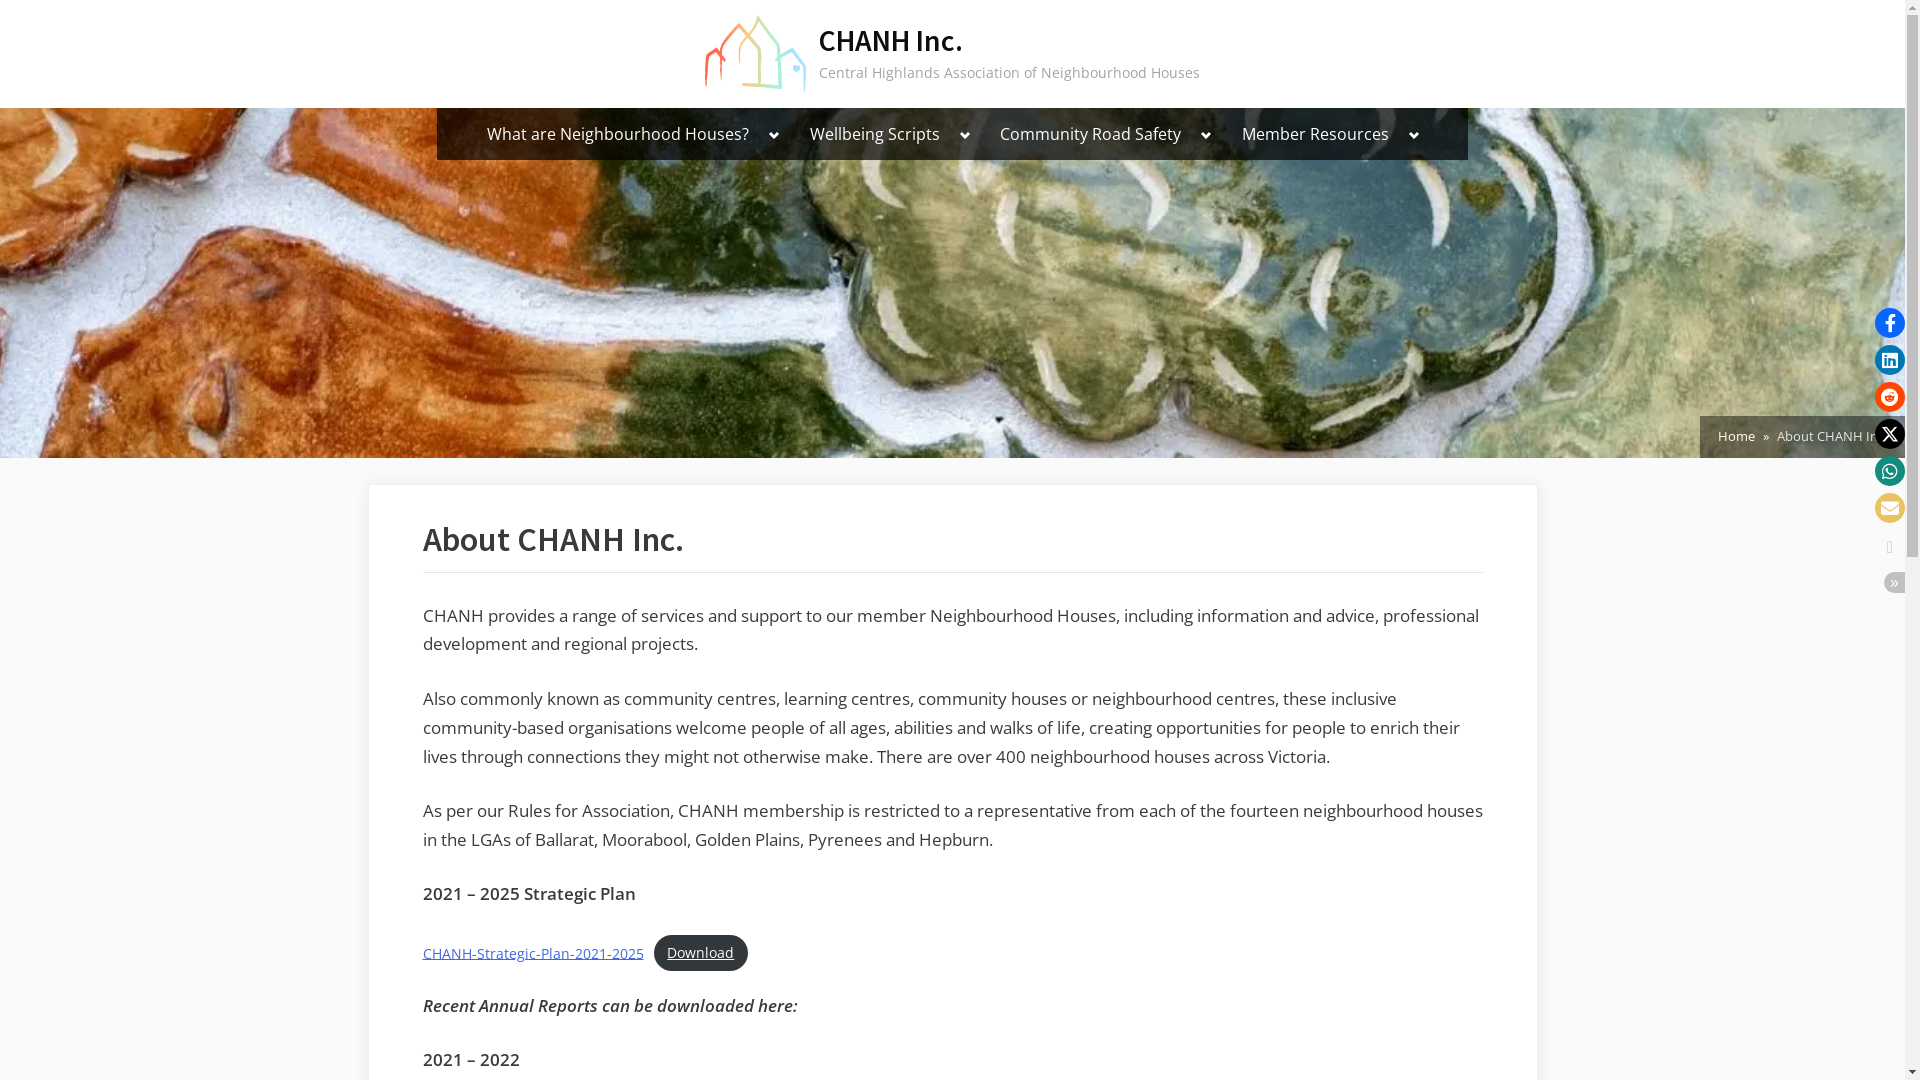  What do you see at coordinates (532, 951) in the screenshot?
I see `'CHANH-Strategic-Plan-2021-2025'` at bounding box center [532, 951].